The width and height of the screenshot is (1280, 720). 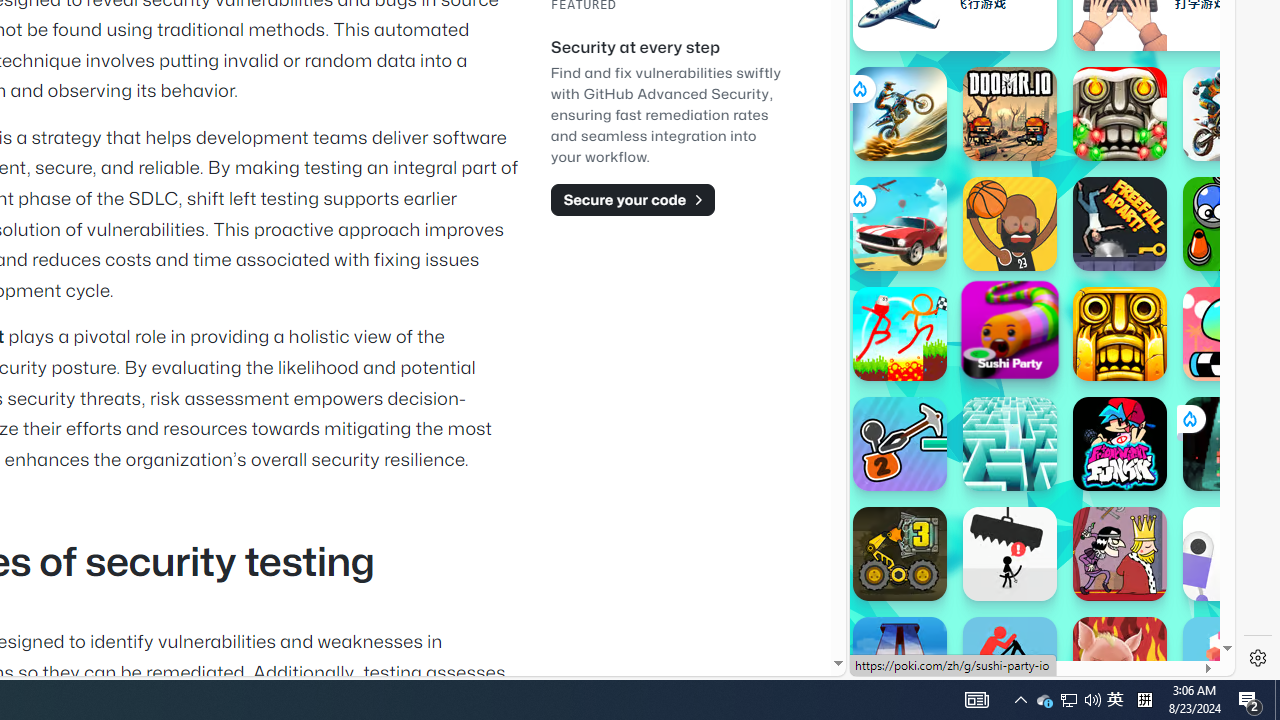 I want to click on 'Doomr.io Doomr.io', so click(x=1009, y=114).